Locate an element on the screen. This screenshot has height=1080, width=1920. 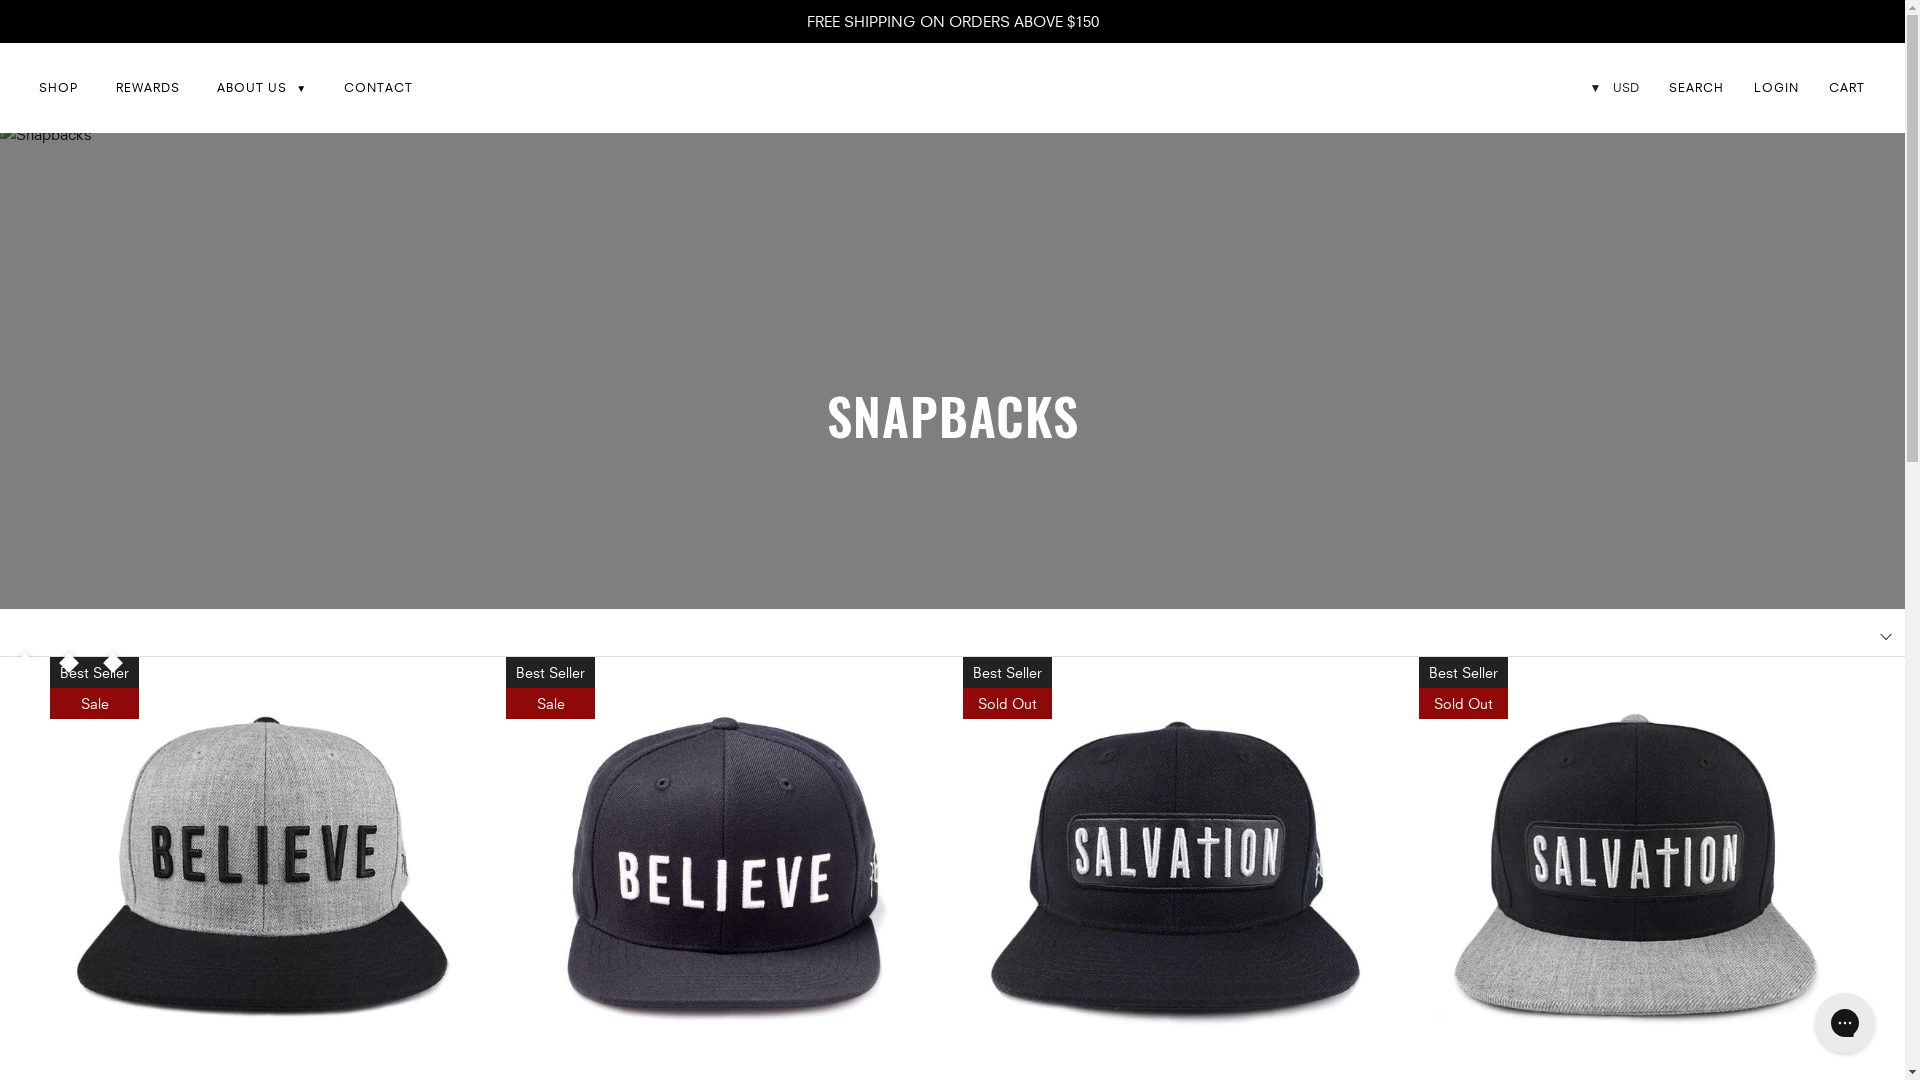
'GBP' is located at coordinates (1586, 234).